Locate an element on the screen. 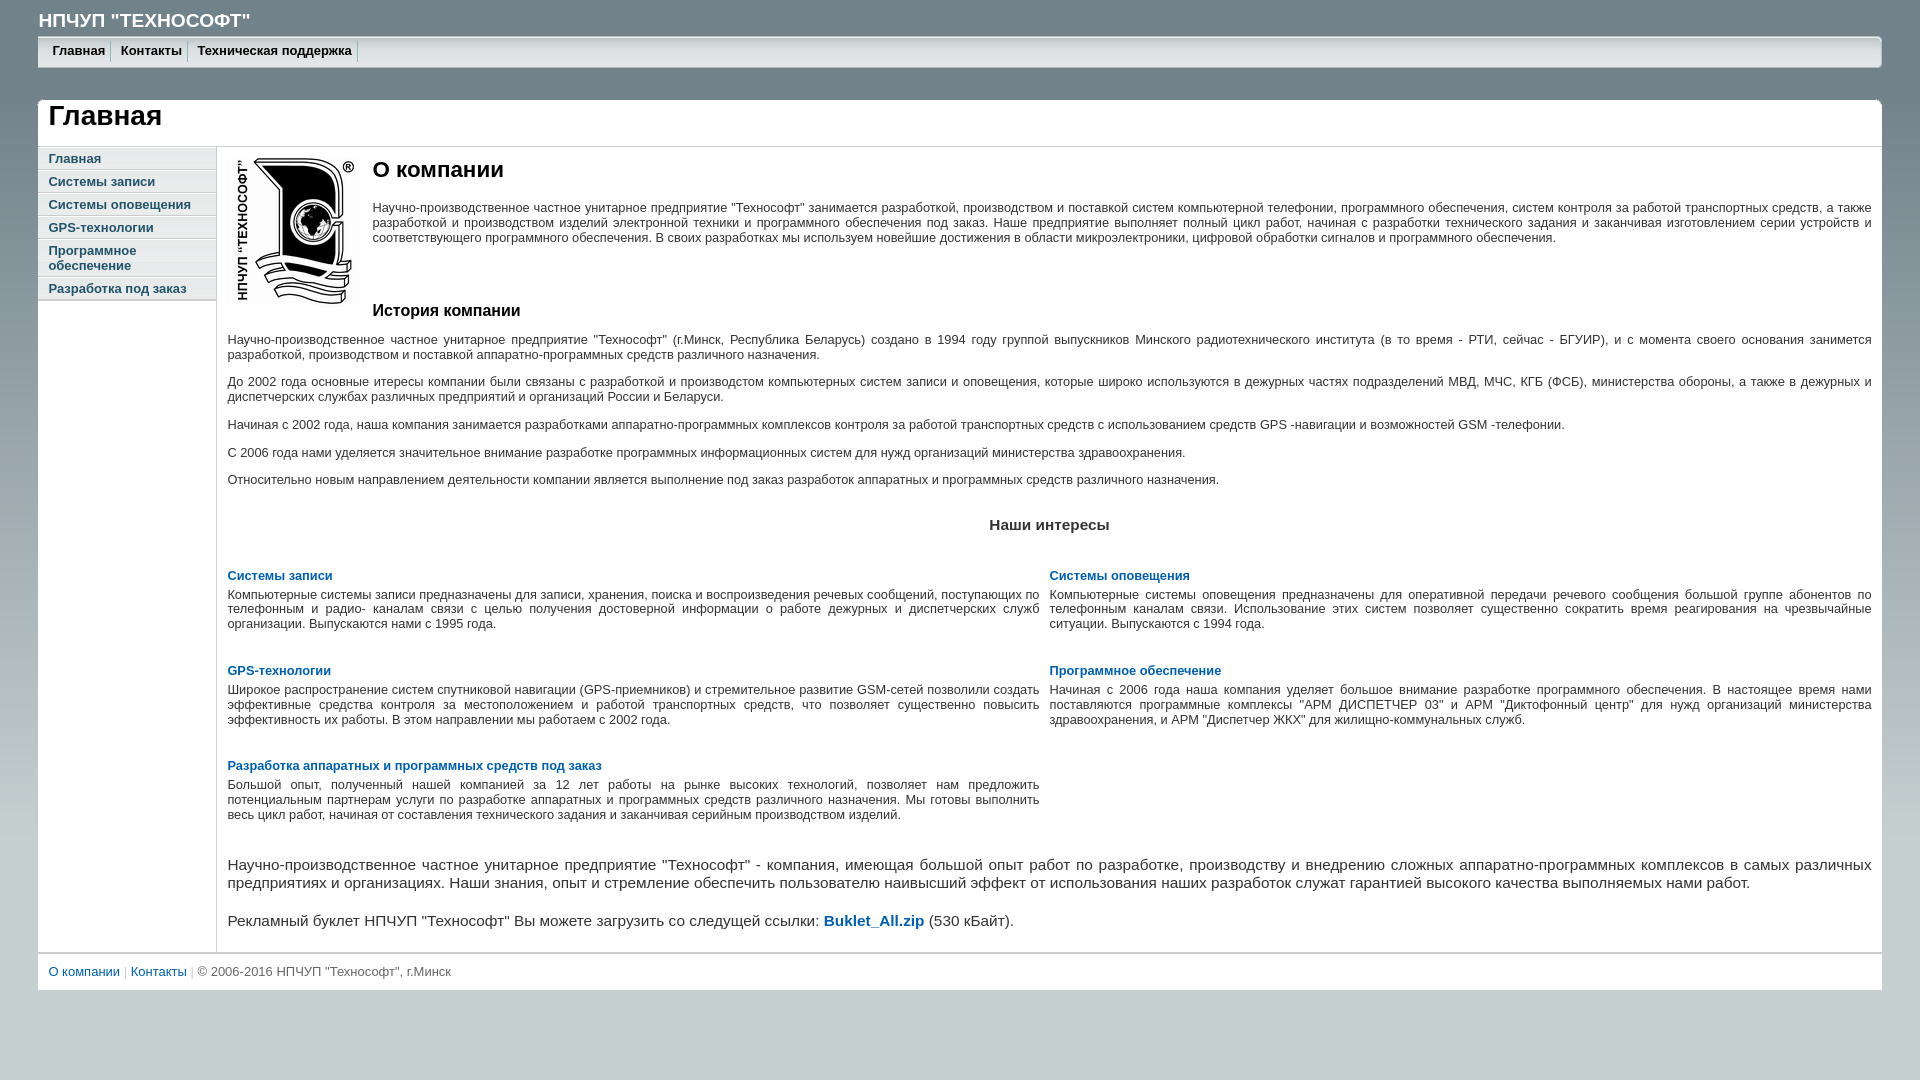 The image size is (1920, 1080). 'Buklet_All.zip' is located at coordinates (824, 920).